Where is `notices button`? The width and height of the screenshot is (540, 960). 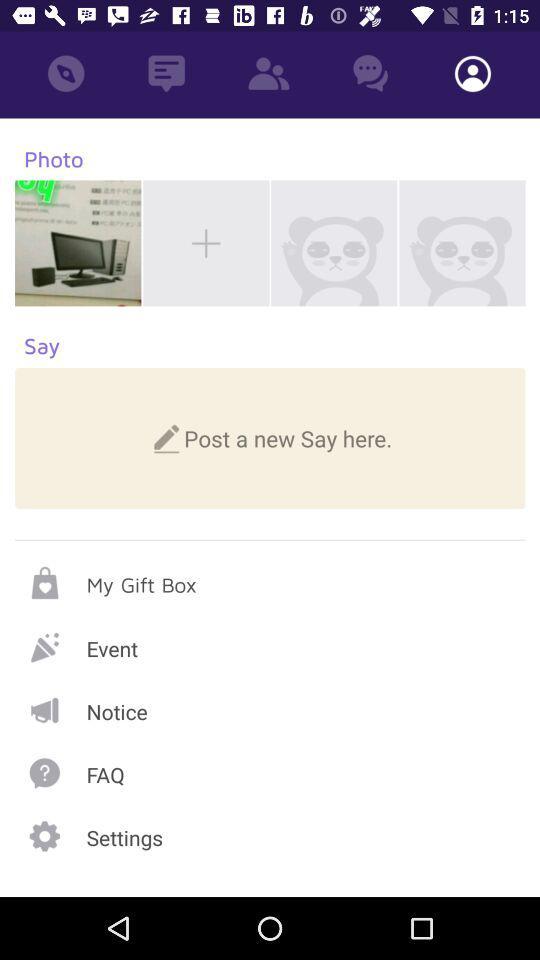
notices button is located at coordinates (270, 710).